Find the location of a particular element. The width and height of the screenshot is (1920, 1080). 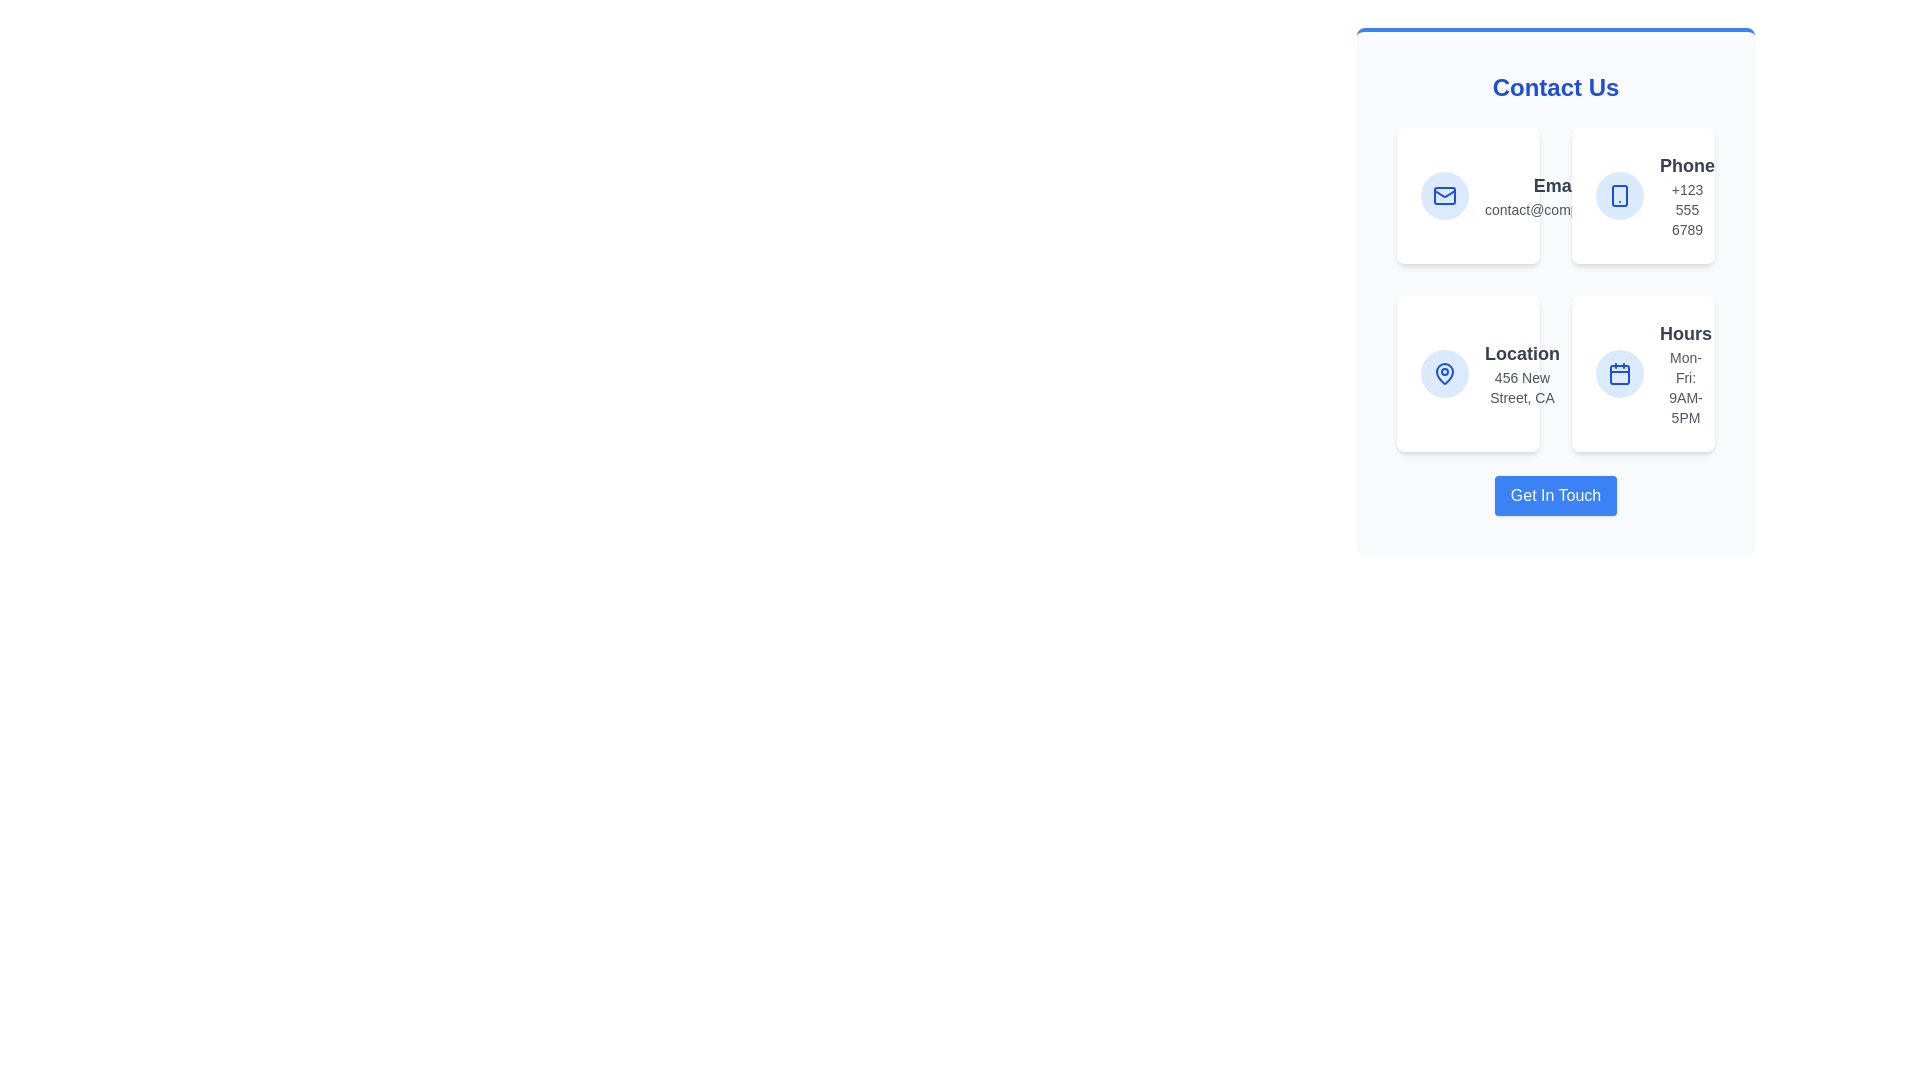

the text label displaying business hours information located below the 'Hours' text in the 'Contact Us' section is located at coordinates (1684, 388).